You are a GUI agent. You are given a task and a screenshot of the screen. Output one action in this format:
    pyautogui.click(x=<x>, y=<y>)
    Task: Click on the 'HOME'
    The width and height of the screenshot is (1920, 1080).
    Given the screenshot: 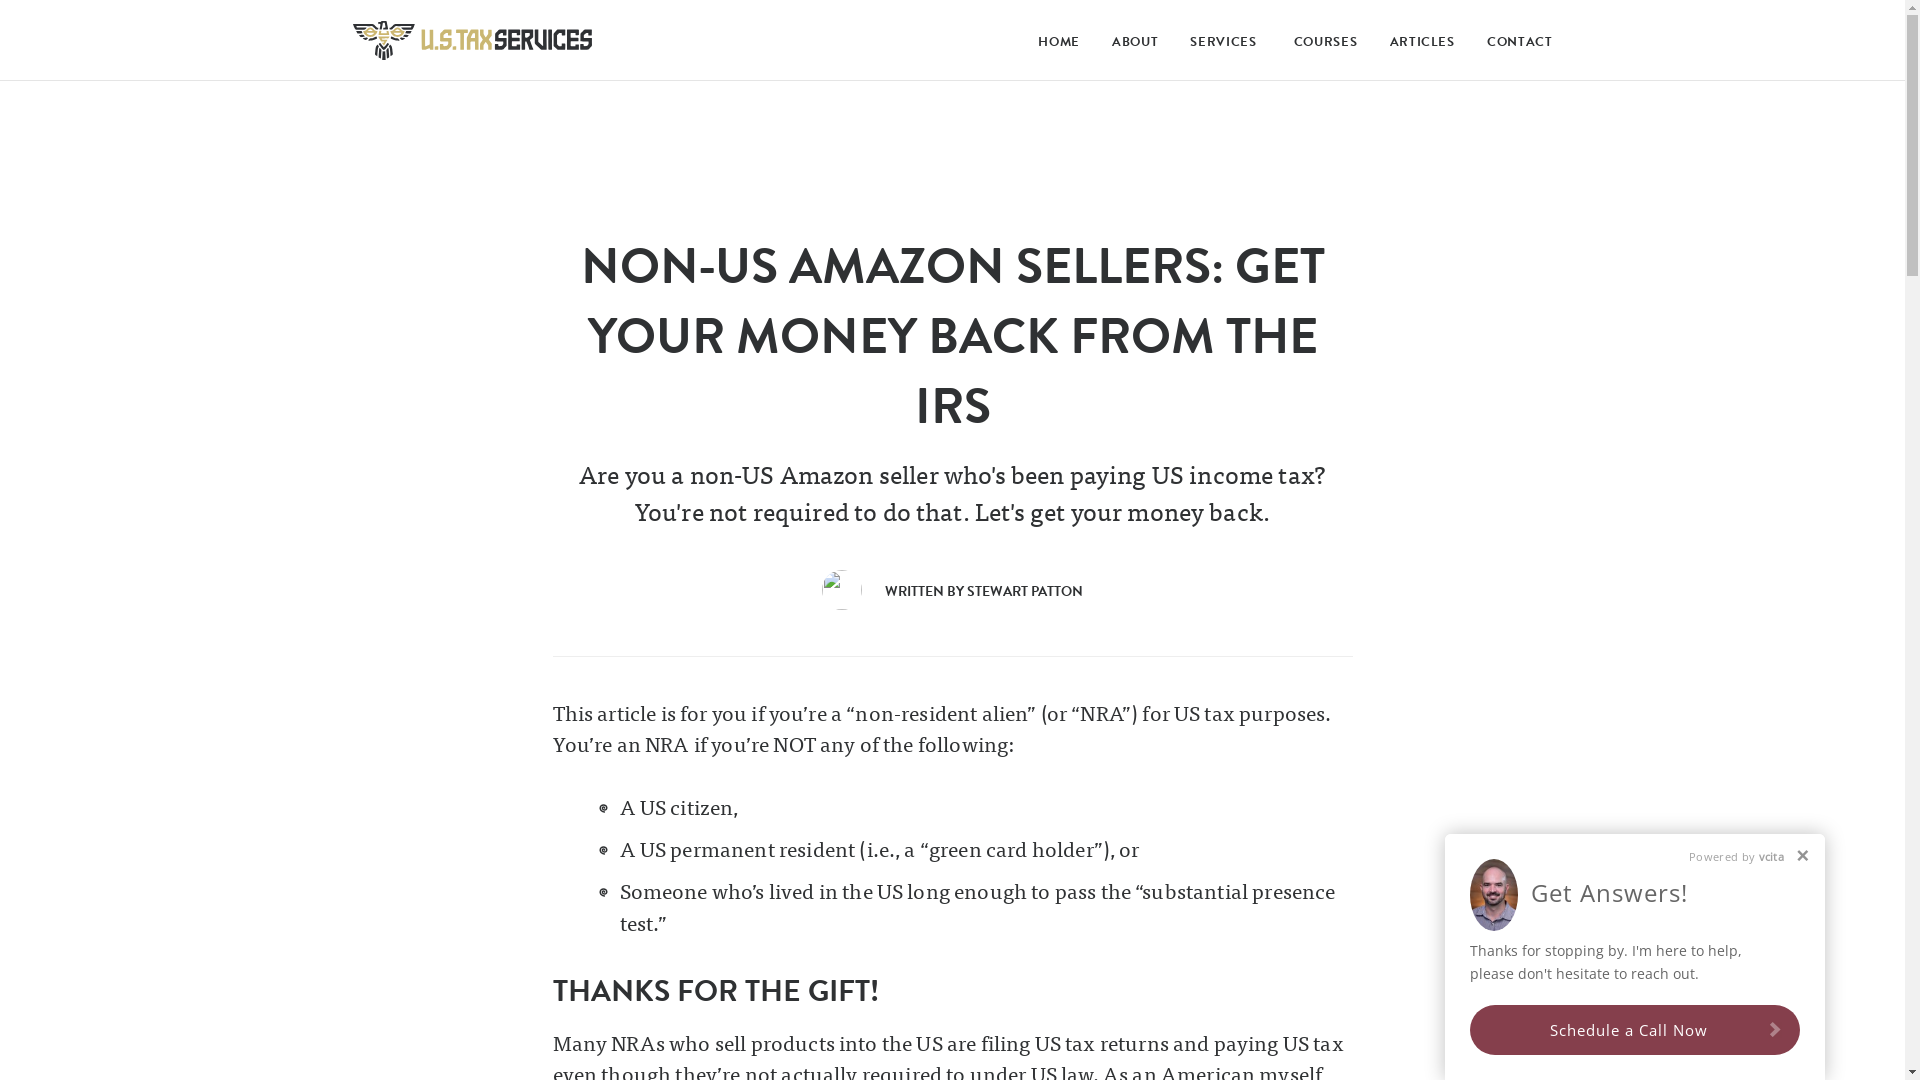 What is the action you would take?
    pyautogui.click(x=1053, y=42)
    